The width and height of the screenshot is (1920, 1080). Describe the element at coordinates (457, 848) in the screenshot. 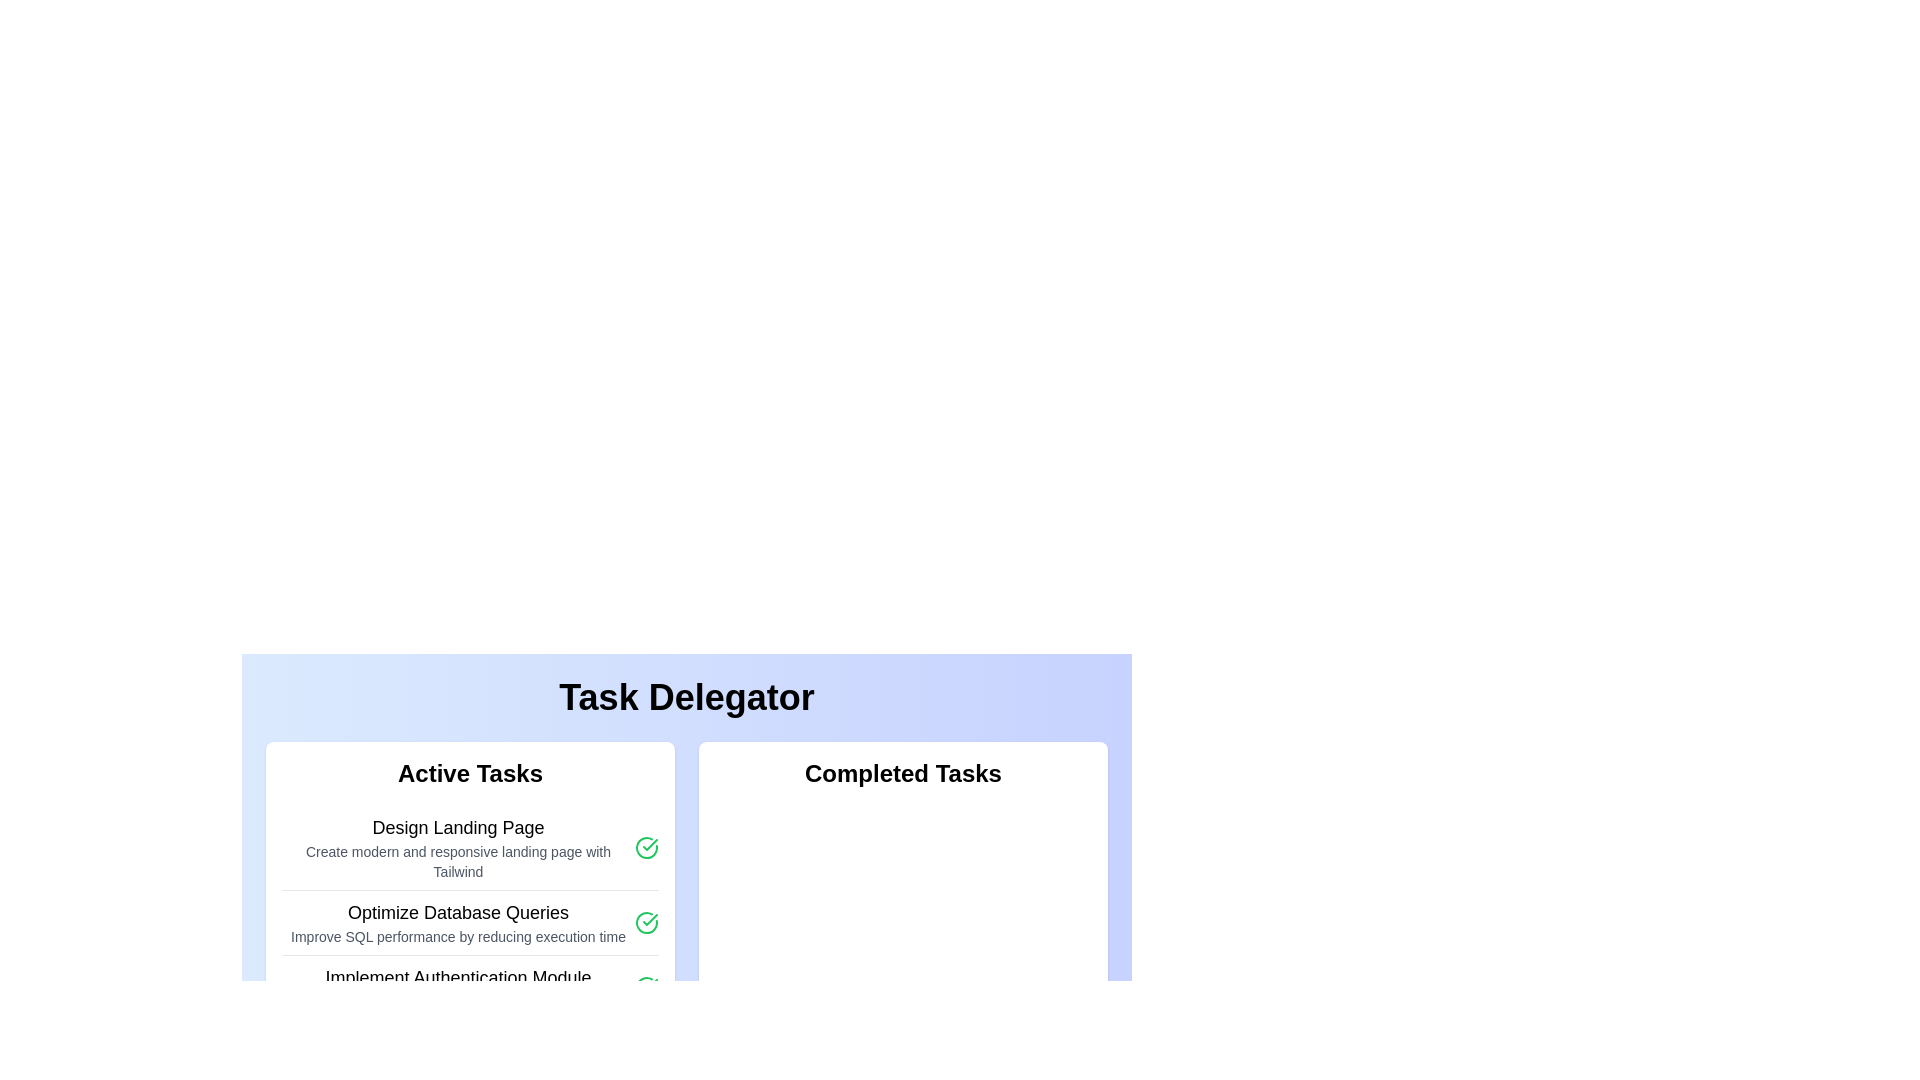

I see `the first multi-line informational text block in the 'Active Tasks' section, which displays task-specific details` at that location.